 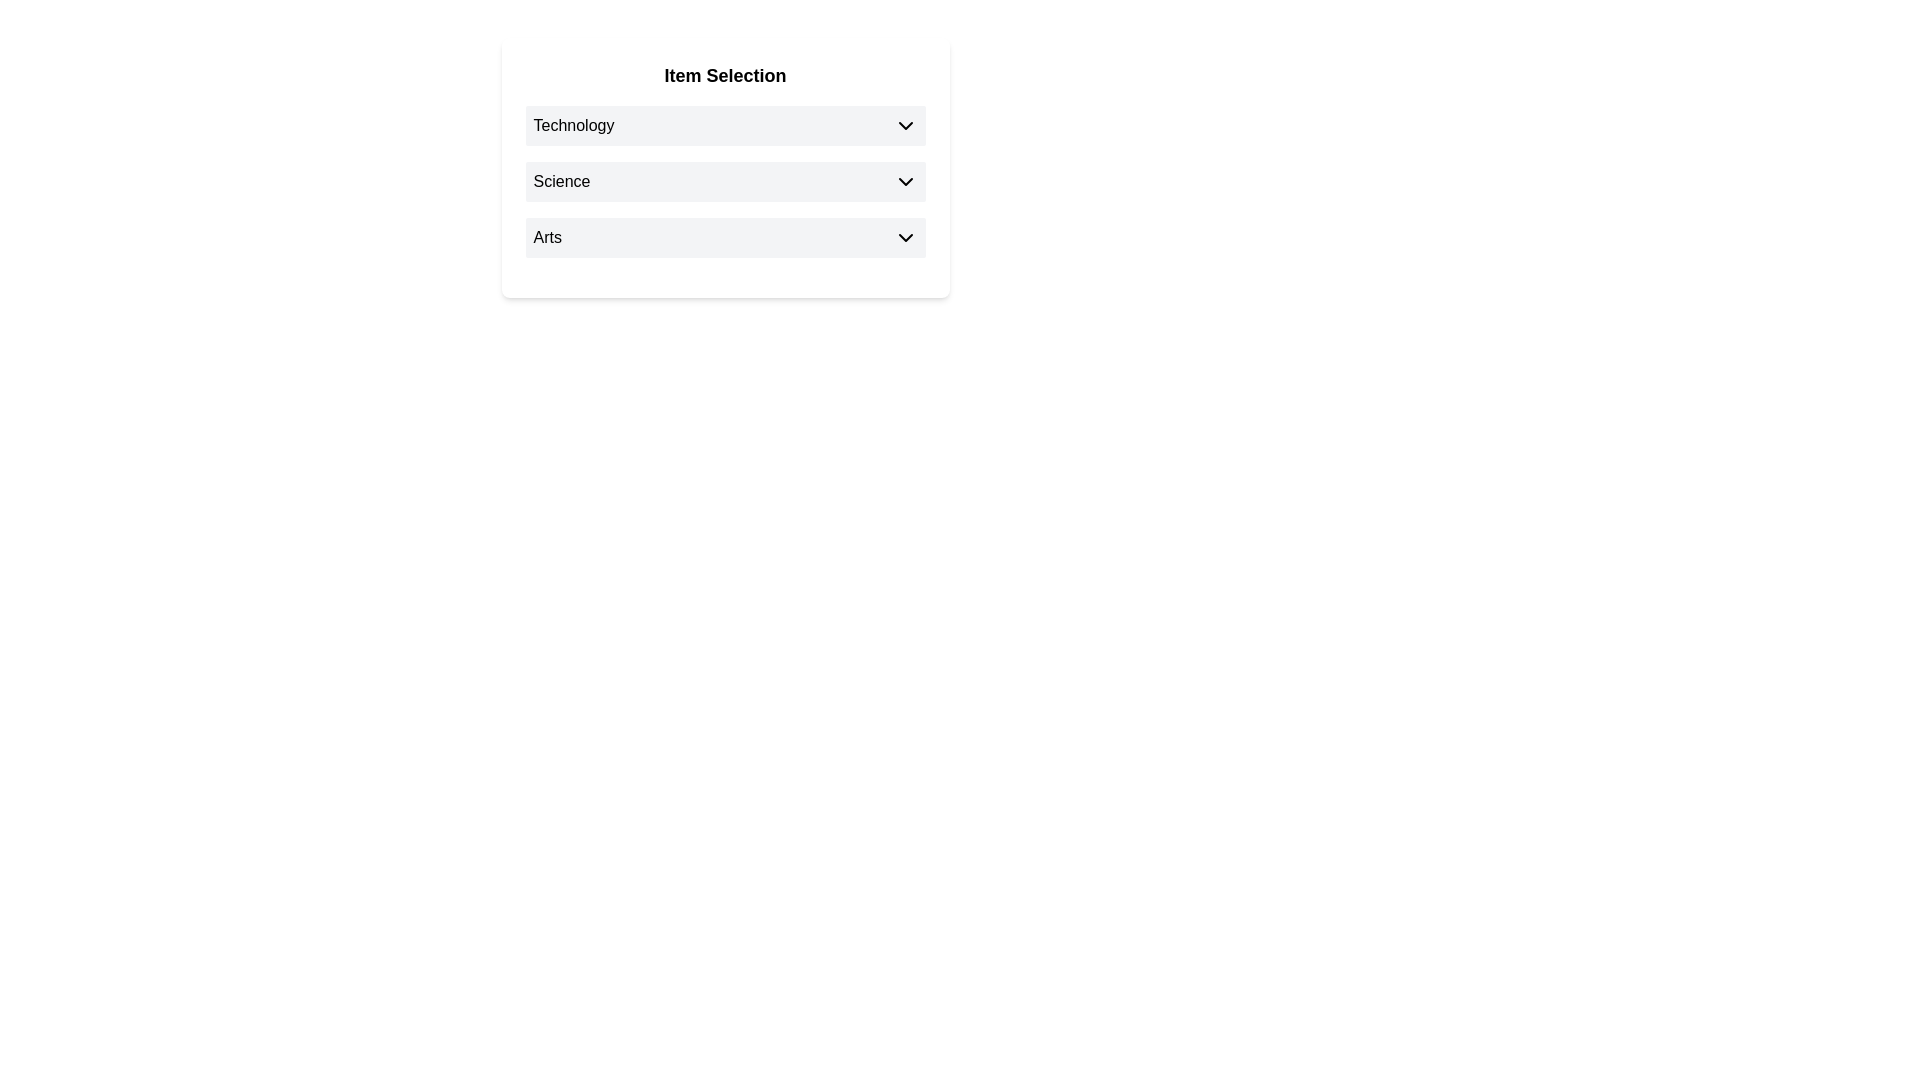 What do you see at coordinates (904, 126) in the screenshot?
I see `the downward-pointing chevron icon for the dropdown toggle on the 'Technology' button` at bounding box center [904, 126].